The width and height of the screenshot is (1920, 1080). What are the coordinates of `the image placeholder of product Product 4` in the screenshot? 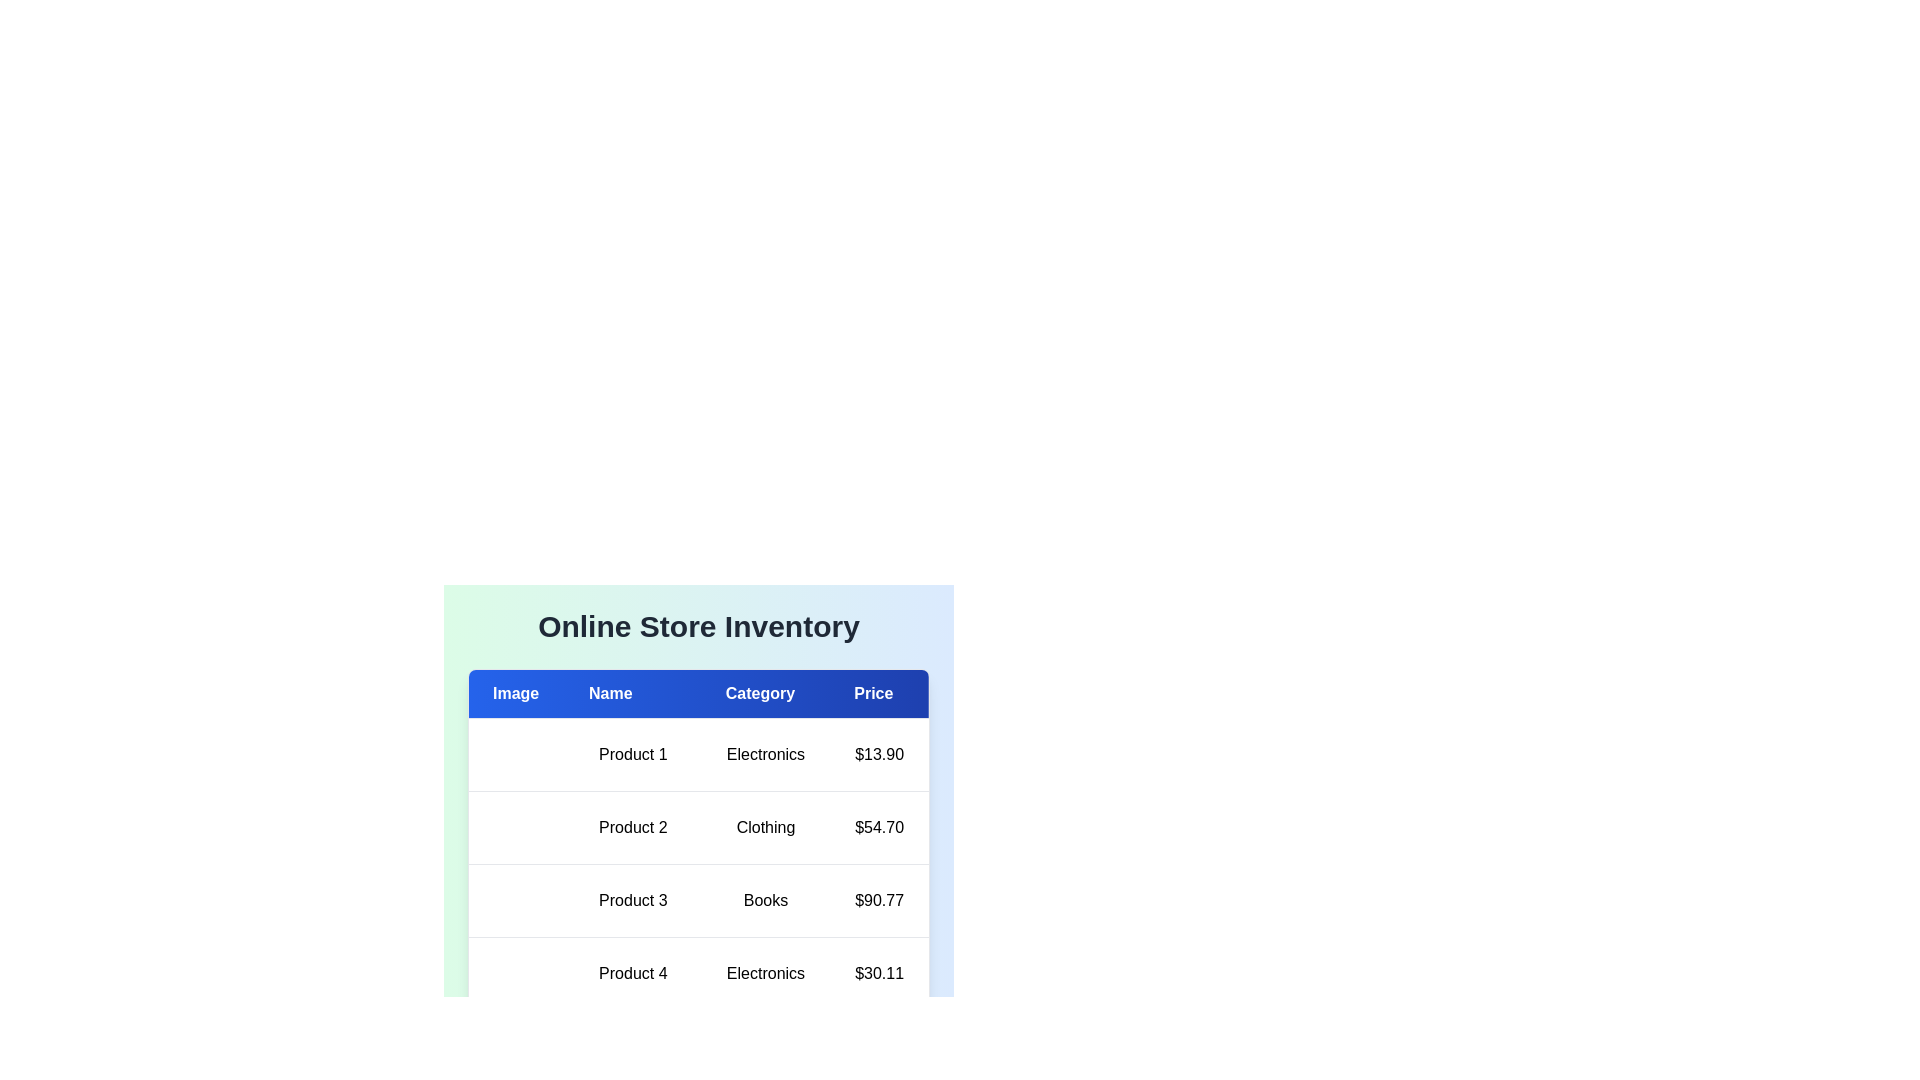 It's located at (493, 973).